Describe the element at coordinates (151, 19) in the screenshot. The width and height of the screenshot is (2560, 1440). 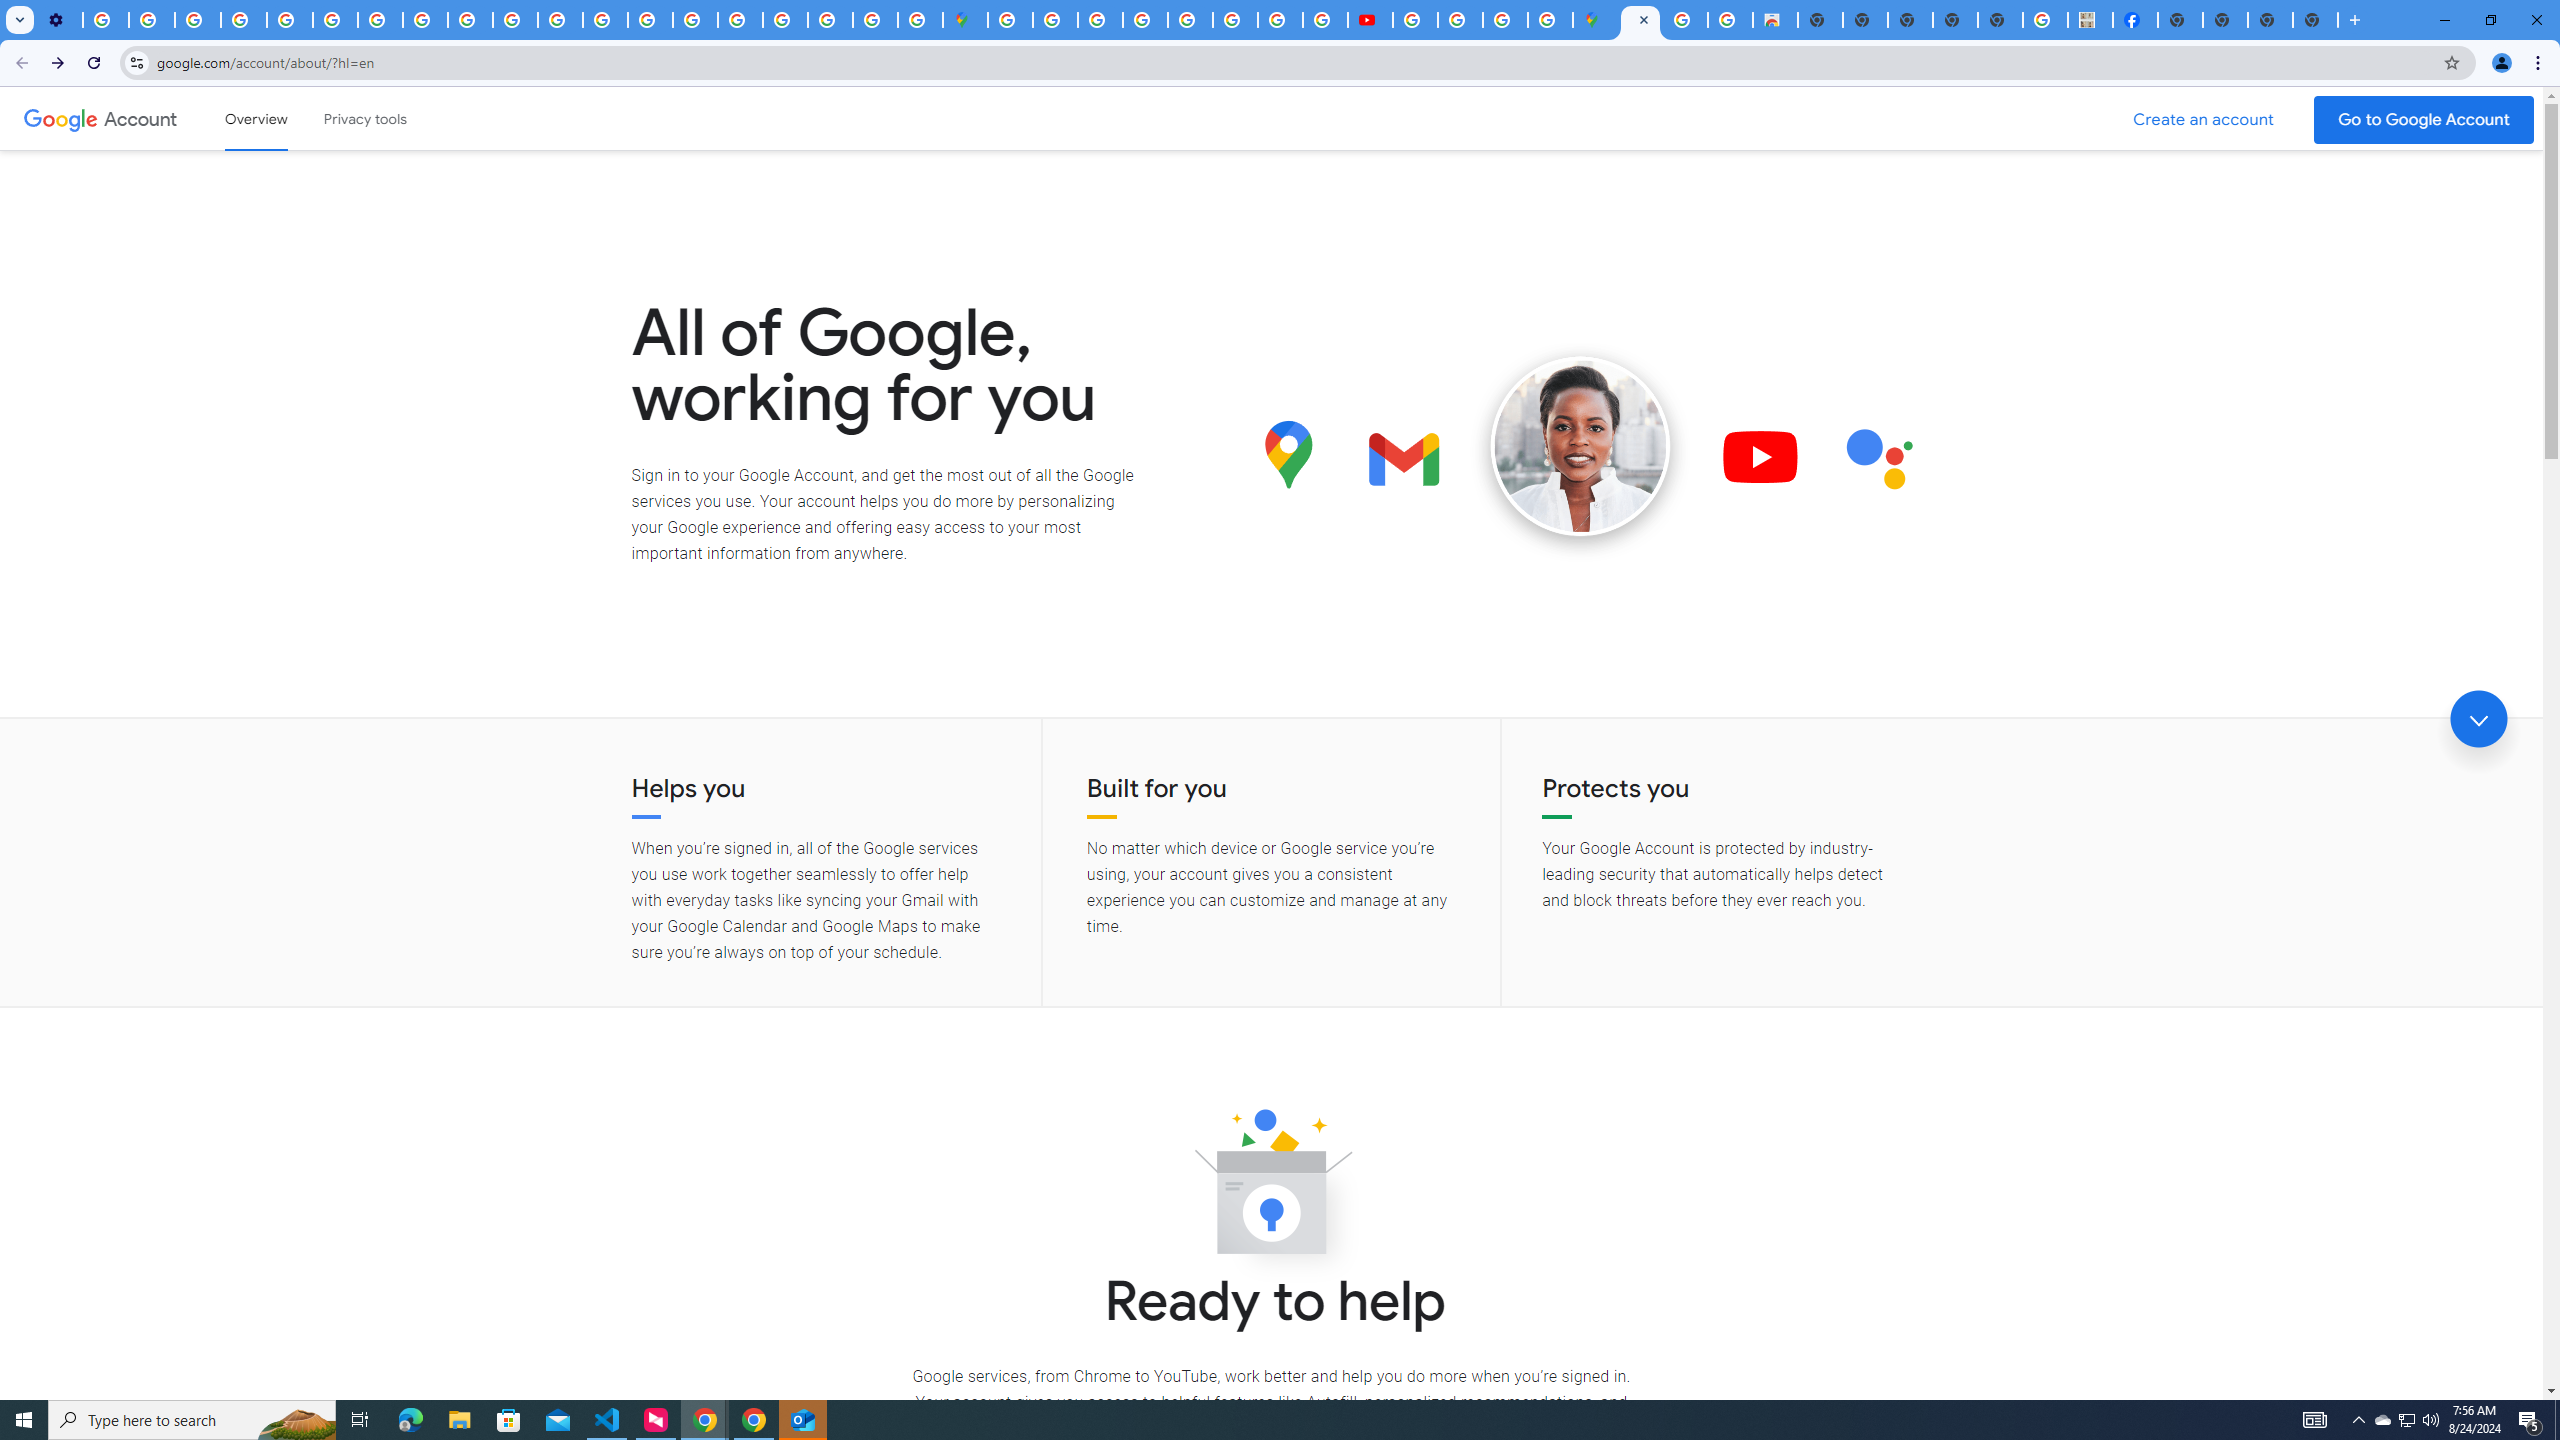
I see `'Learn how to find your photos - Google Photos Help'` at that location.